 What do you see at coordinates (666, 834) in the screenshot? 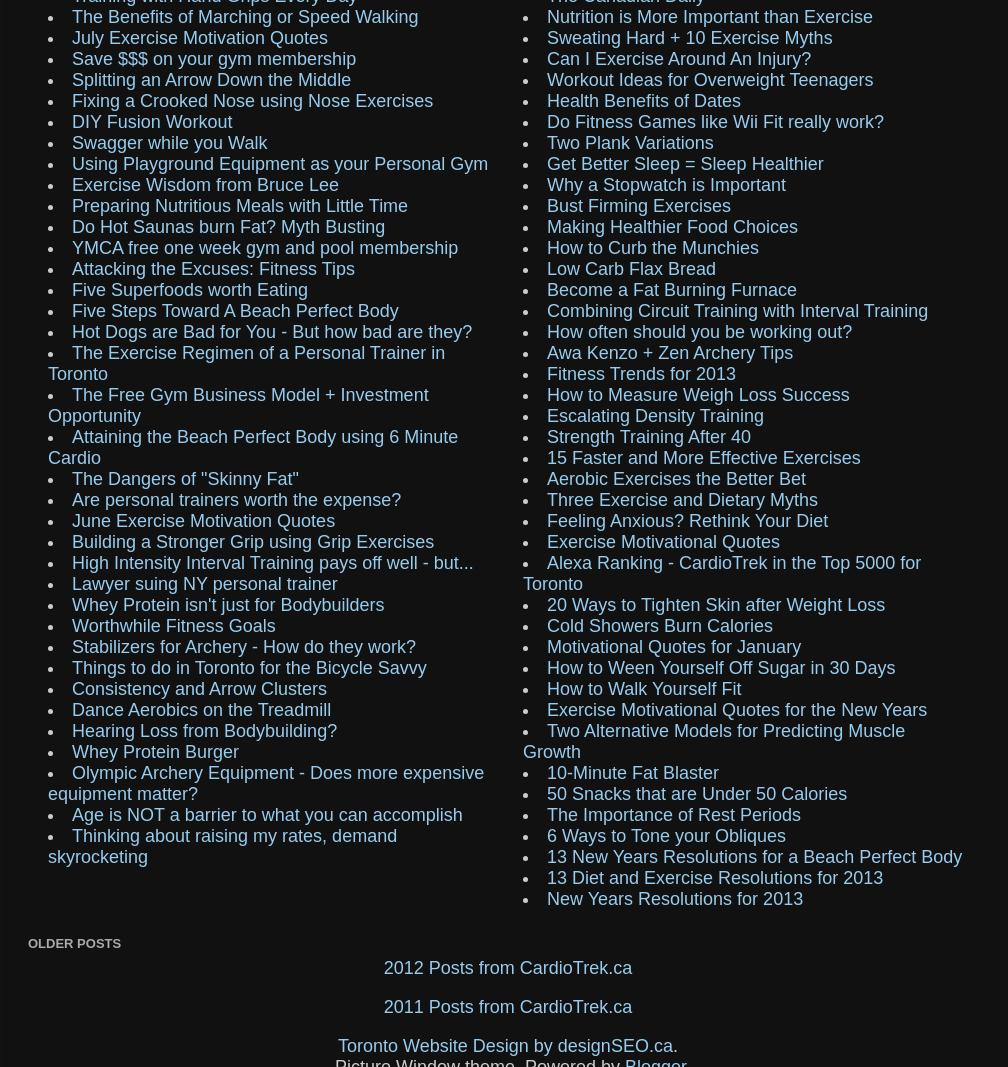
I see `'6 Ways to Tone your Obliques'` at bounding box center [666, 834].